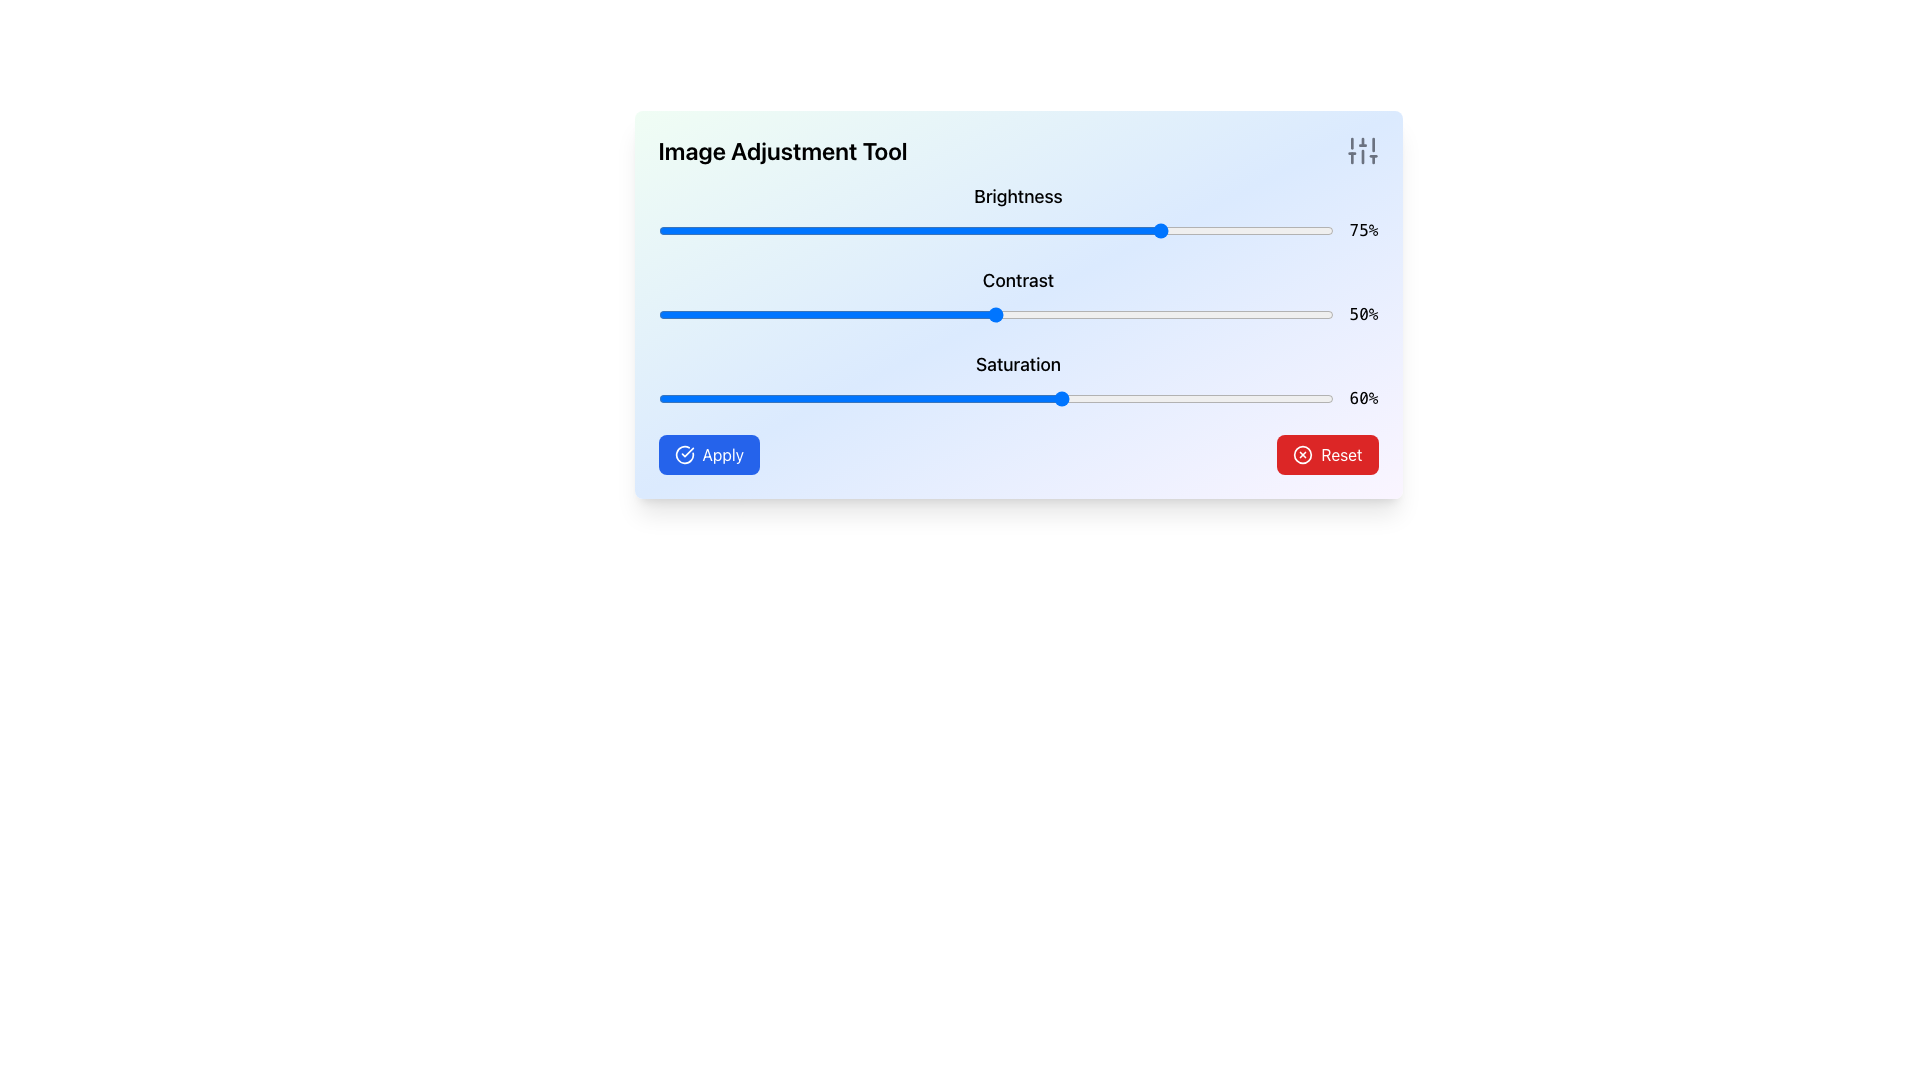  Describe the element at coordinates (1016, 230) in the screenshot. I see `brightness` at that location.